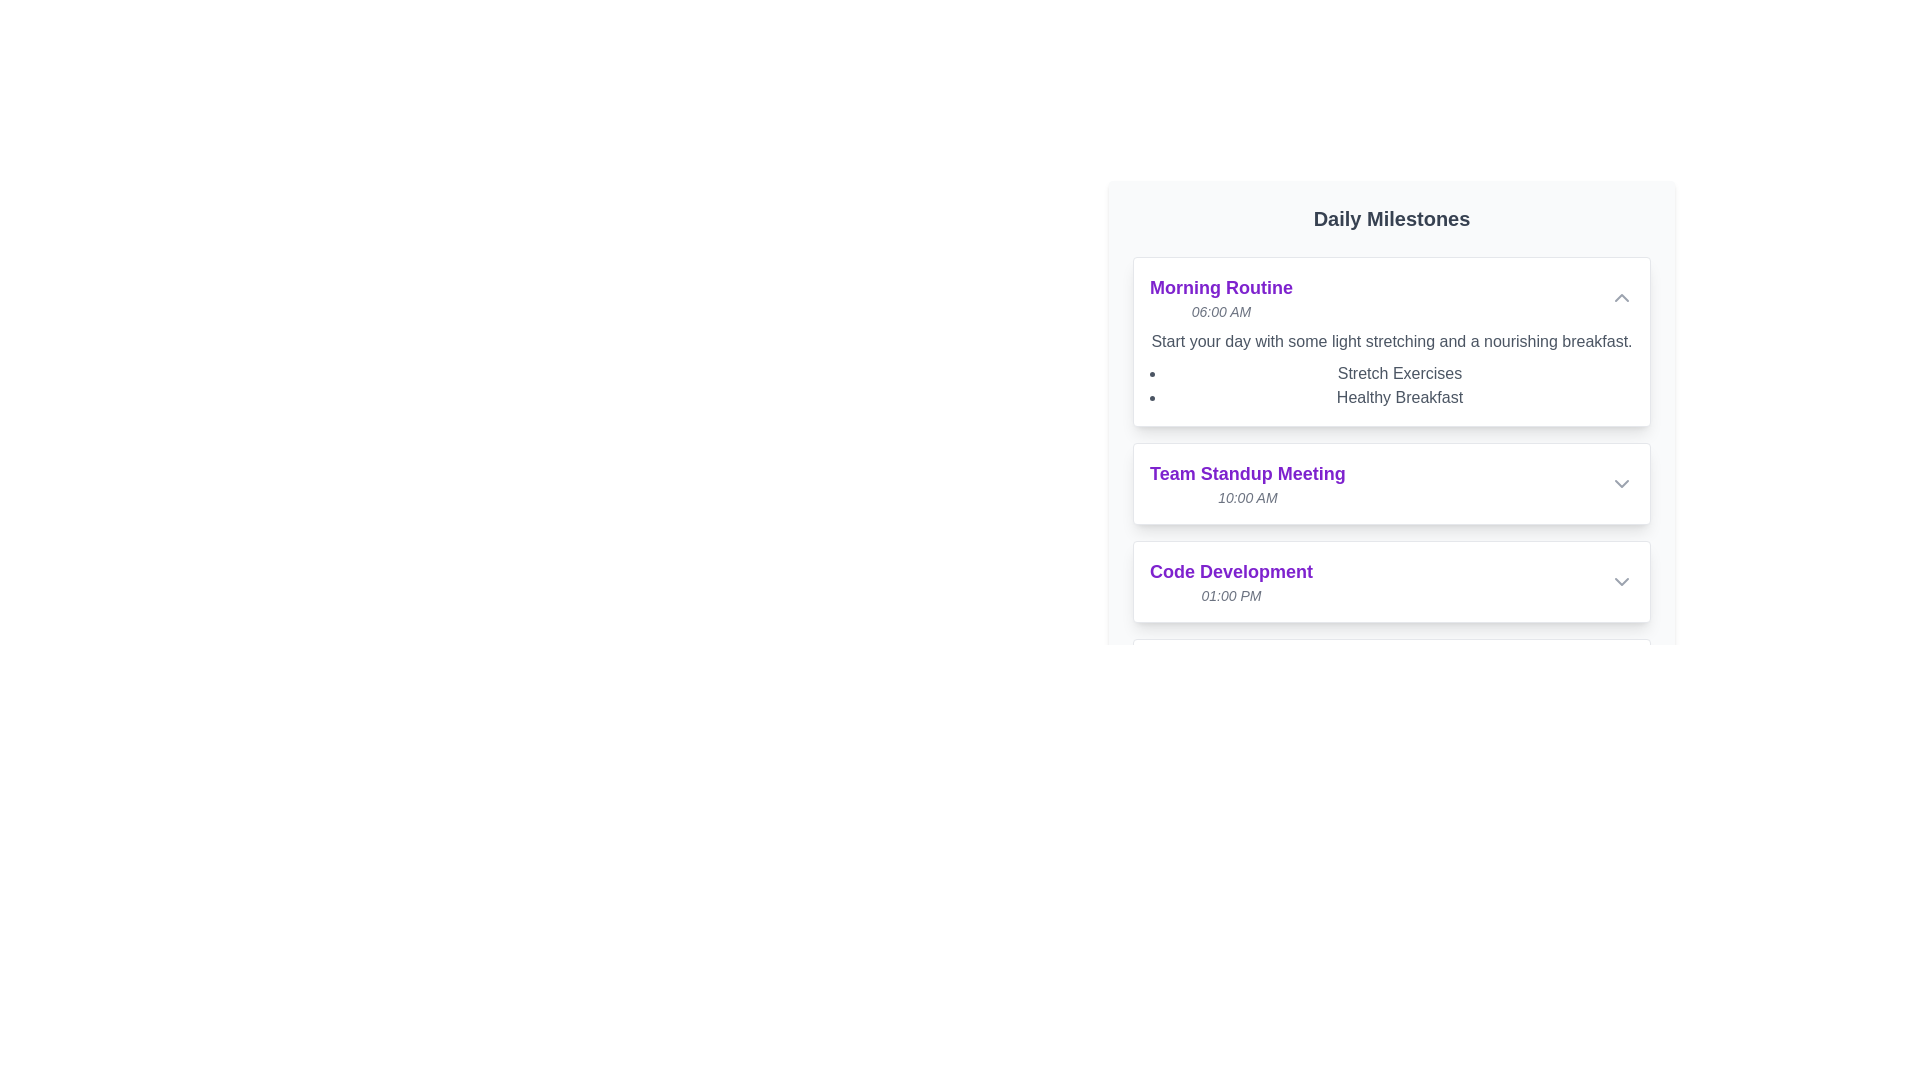 This screenshot has width=1920, height=1080. I want to click on the 'Code Development' text label, which is bold, large, and styled in purple, located in the 'Daily Milestones' section above '01:00 PM', so click(1230, 571).